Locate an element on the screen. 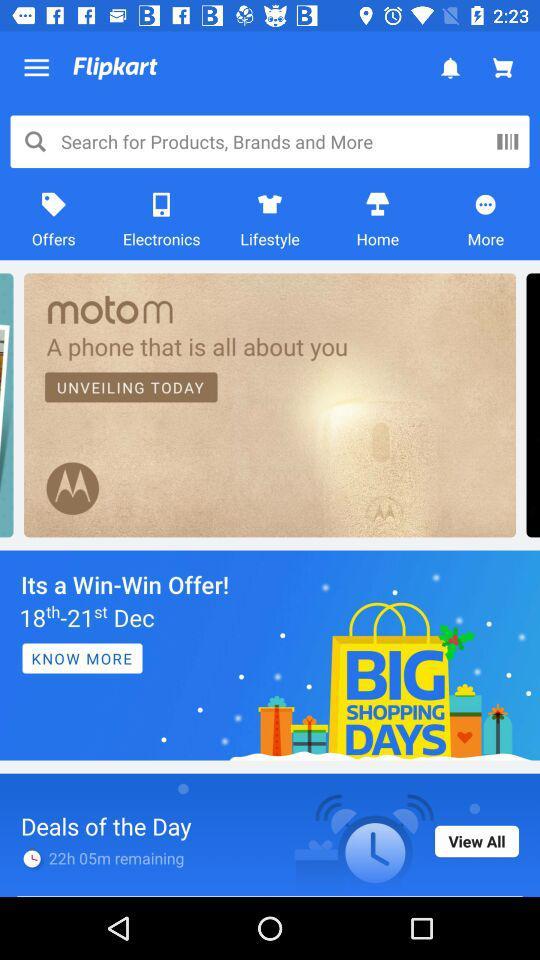  shopping advertisement is located at coordinates (270, 654).